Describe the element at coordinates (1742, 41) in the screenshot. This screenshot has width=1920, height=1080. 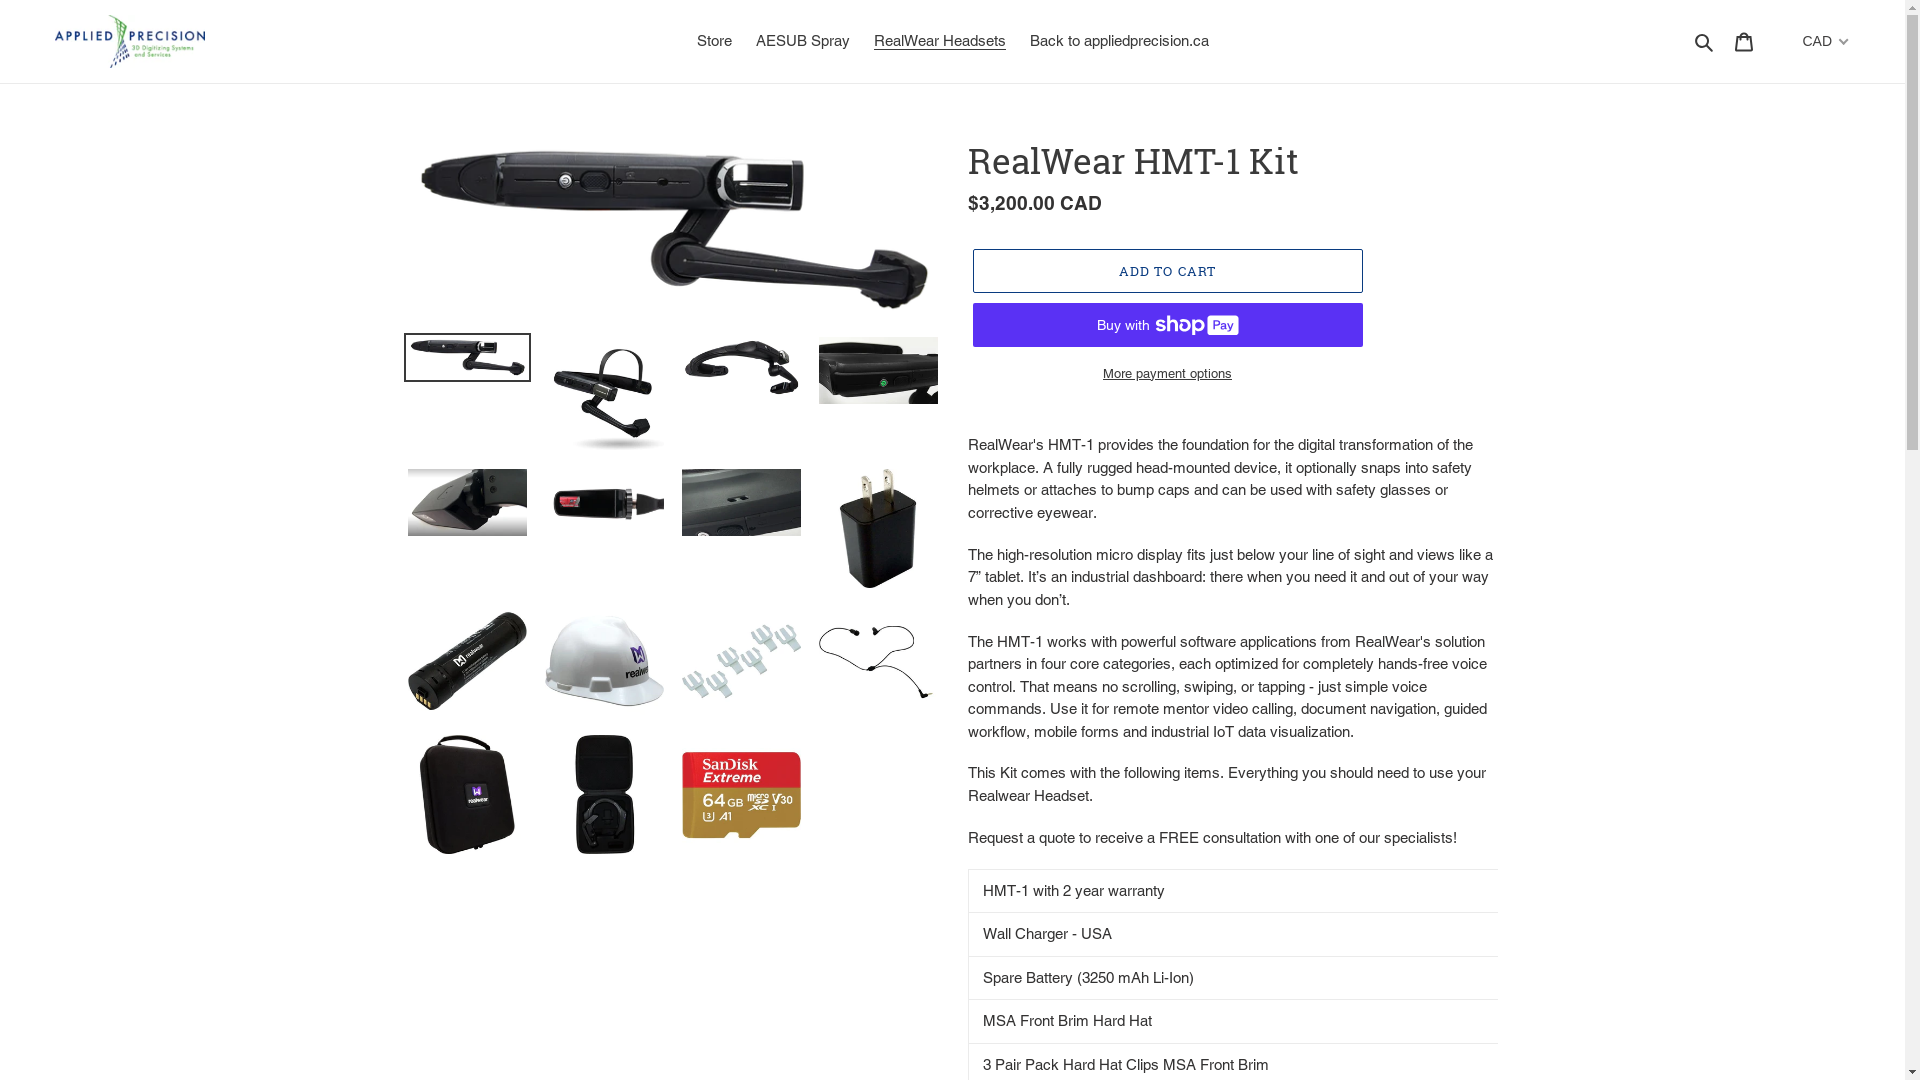
I see `'Cart'` at that location.